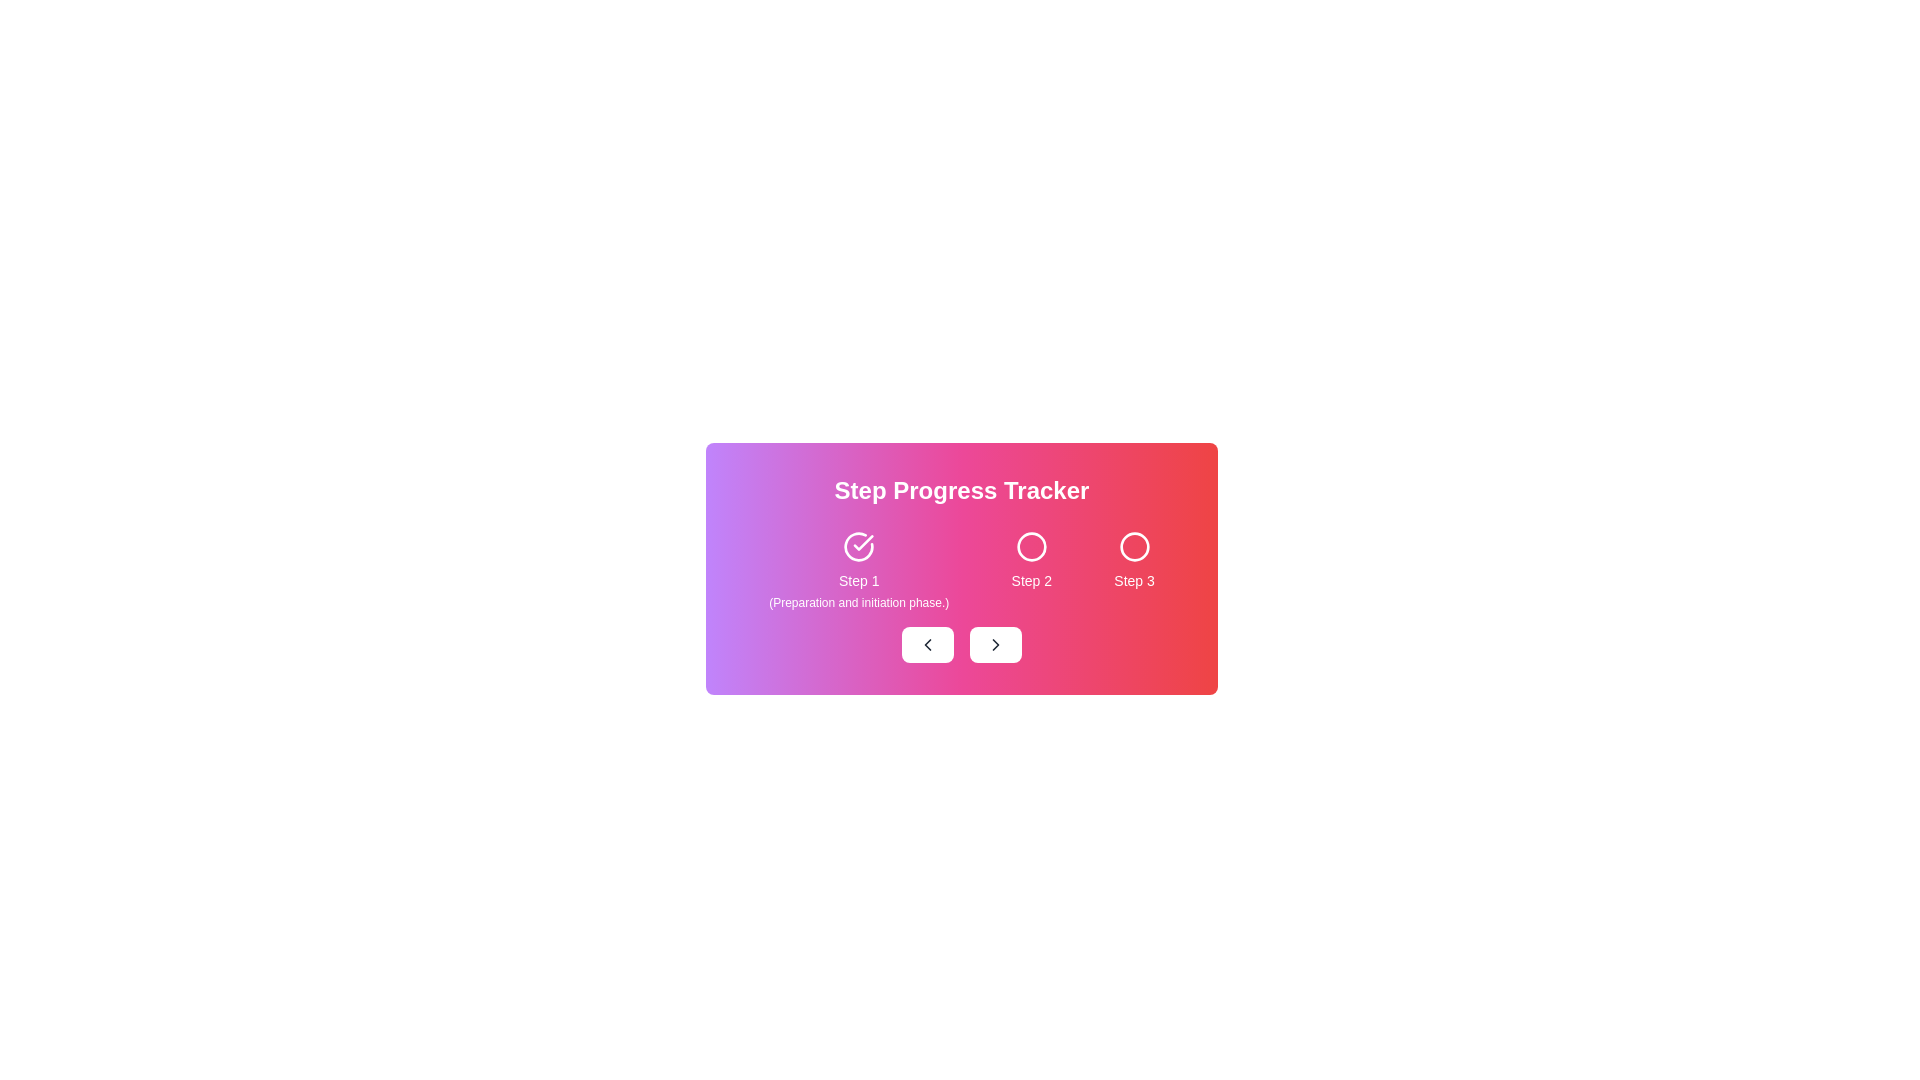 The width and height of the screenshot is (1920, 1080). I want to click on the status of 'Step 1' in the progress tracker by clicking on the first icon above the text labeled 'Step 1' and '(Preparation and initiation phase.)', so click(859, 547).